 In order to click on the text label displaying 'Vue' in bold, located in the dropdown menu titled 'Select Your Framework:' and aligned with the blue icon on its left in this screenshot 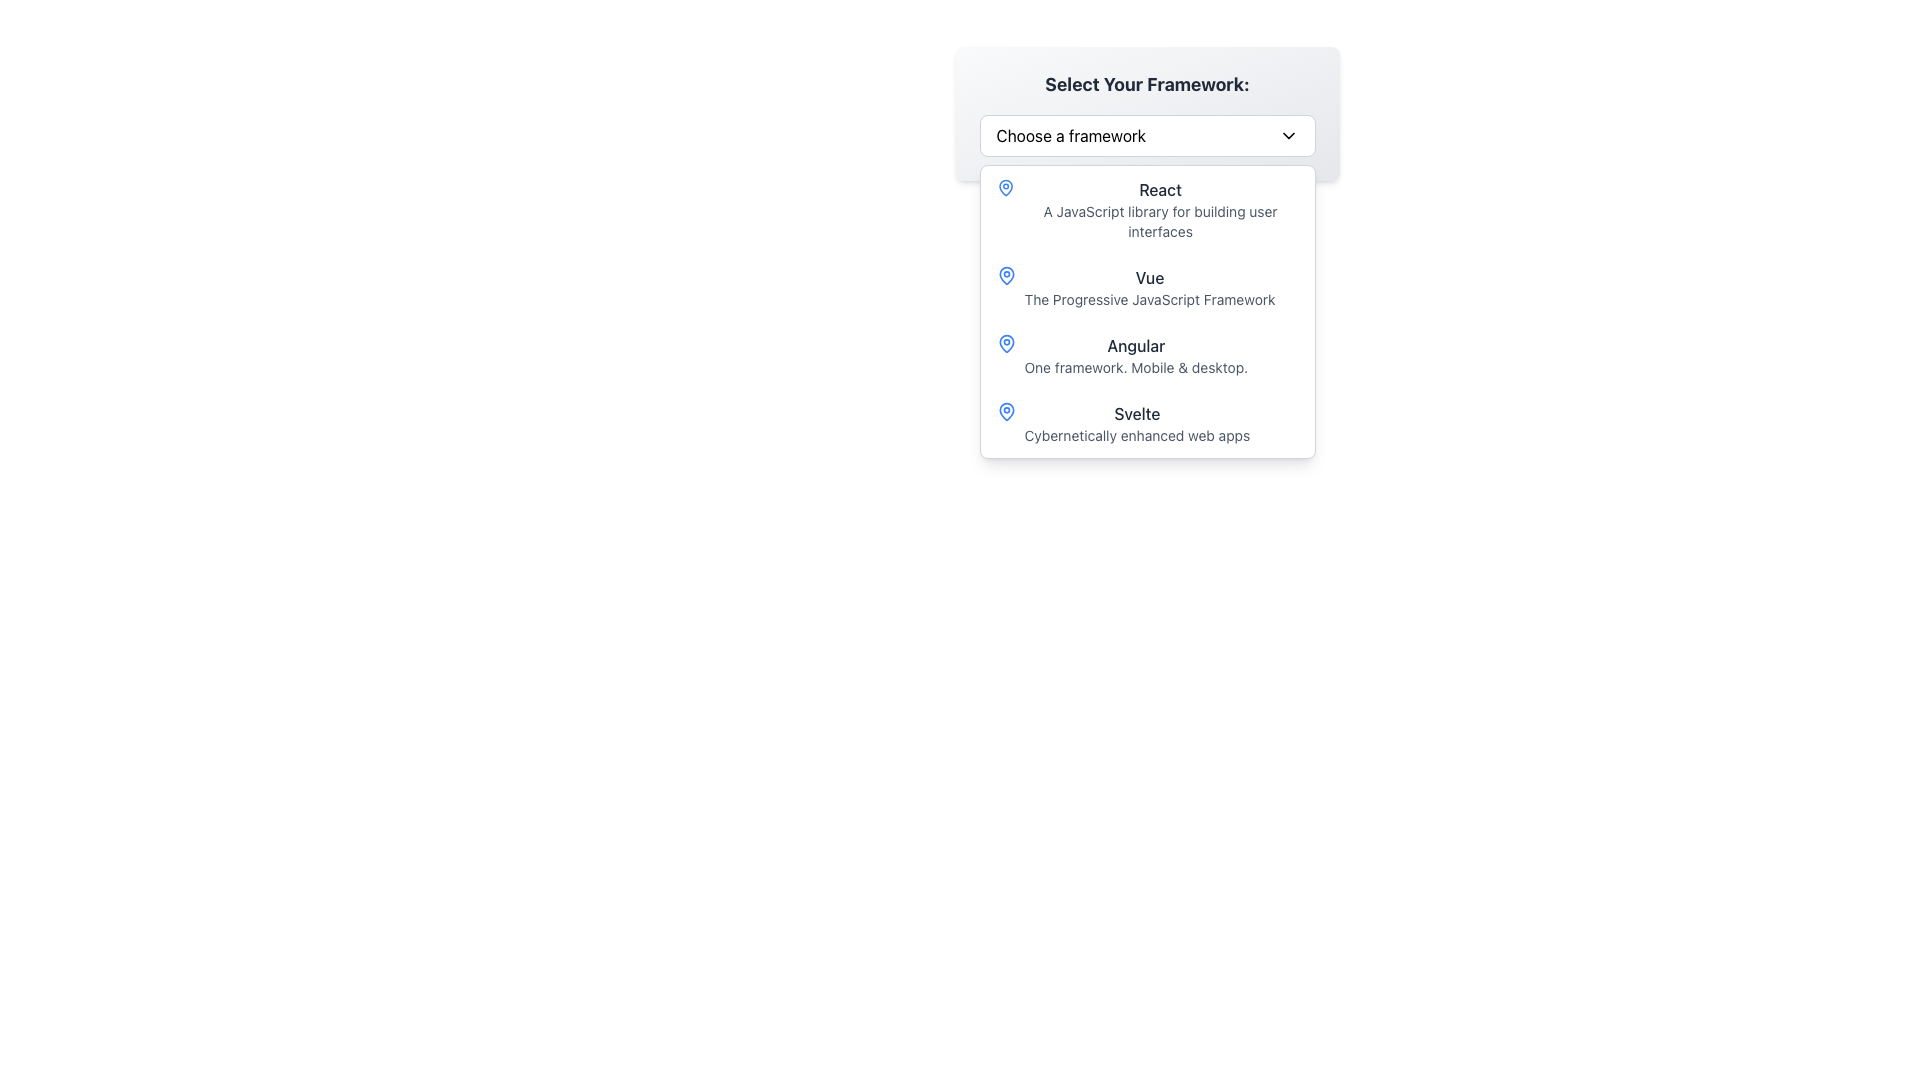, I will do `click(1149, 277)`.